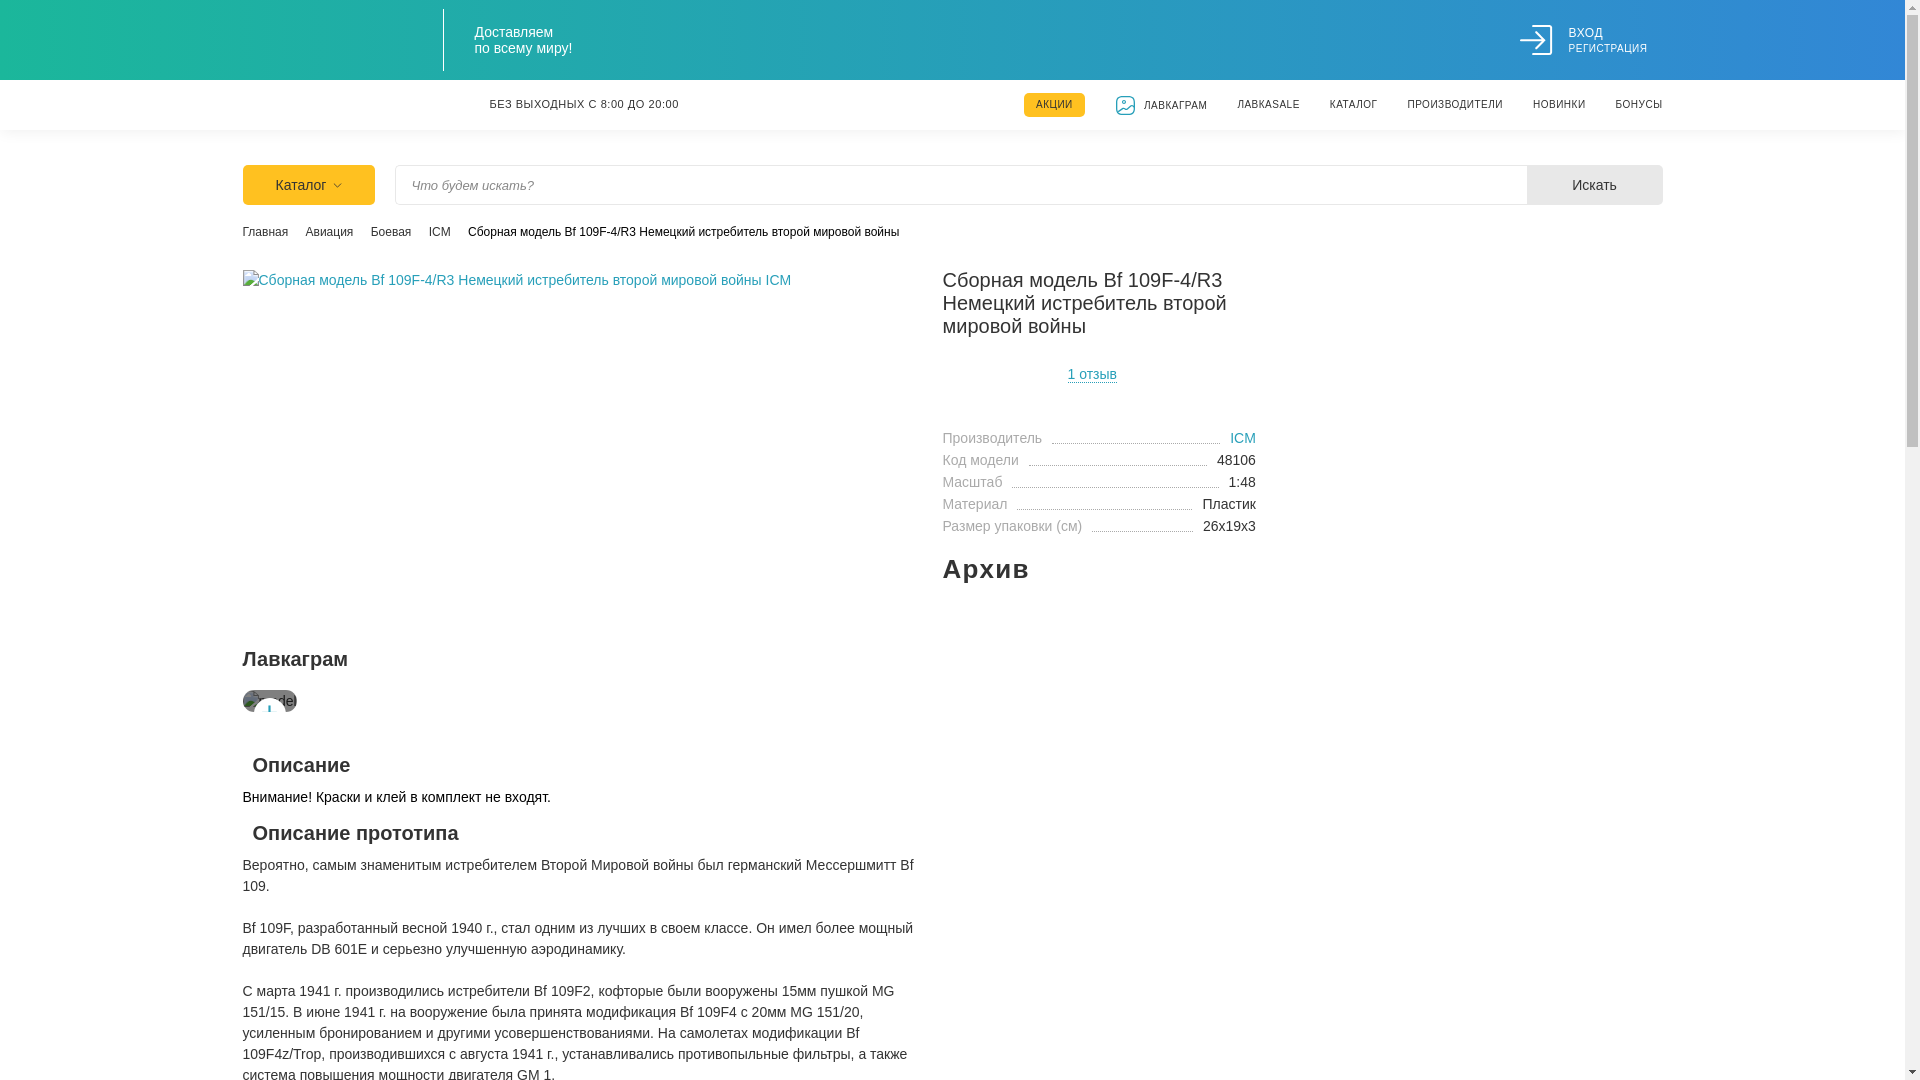 This screenshot has width=1920, height=1080. I want to click on 'ICM', so click(1242, 437).